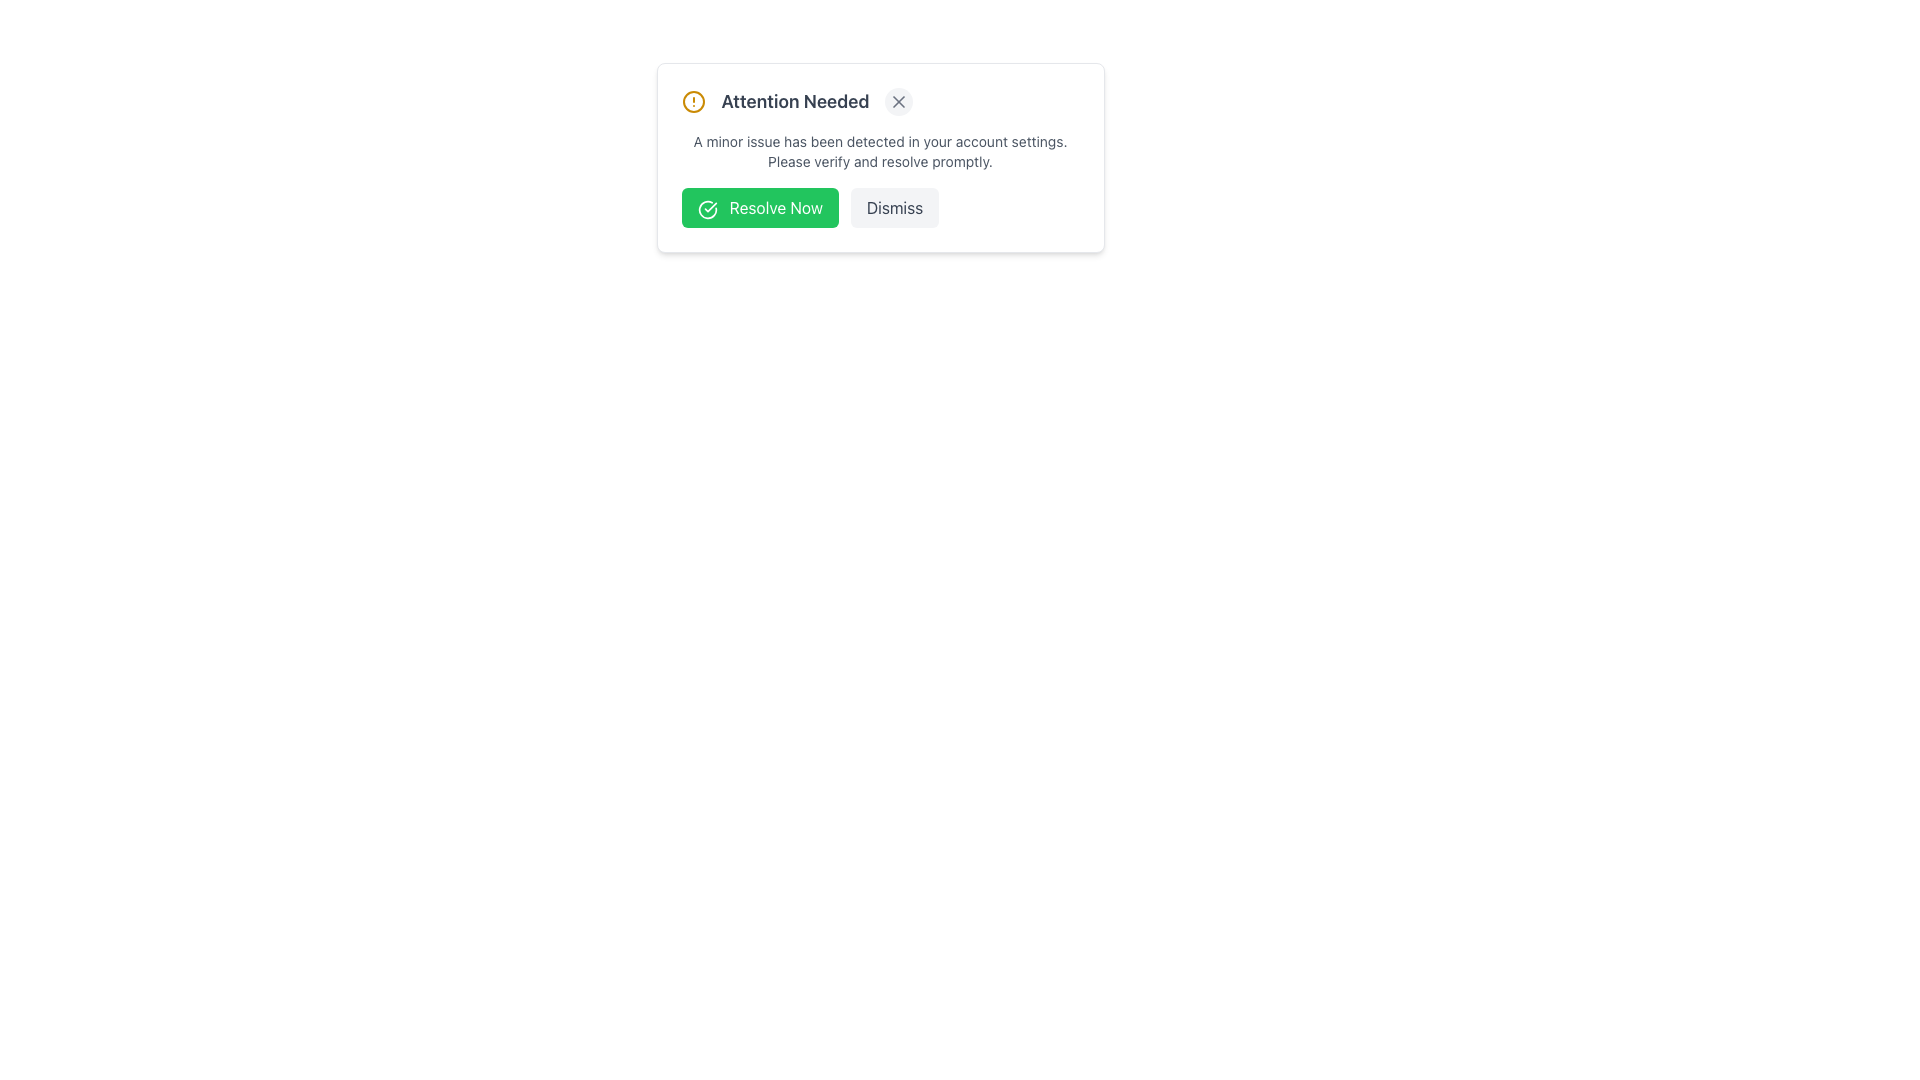  Describe the element at coordinates (707, 209) in the screenshot. I see `the icon located within the green 'Resolve Now' button, which visually reinforces the context of task completion` at that location.